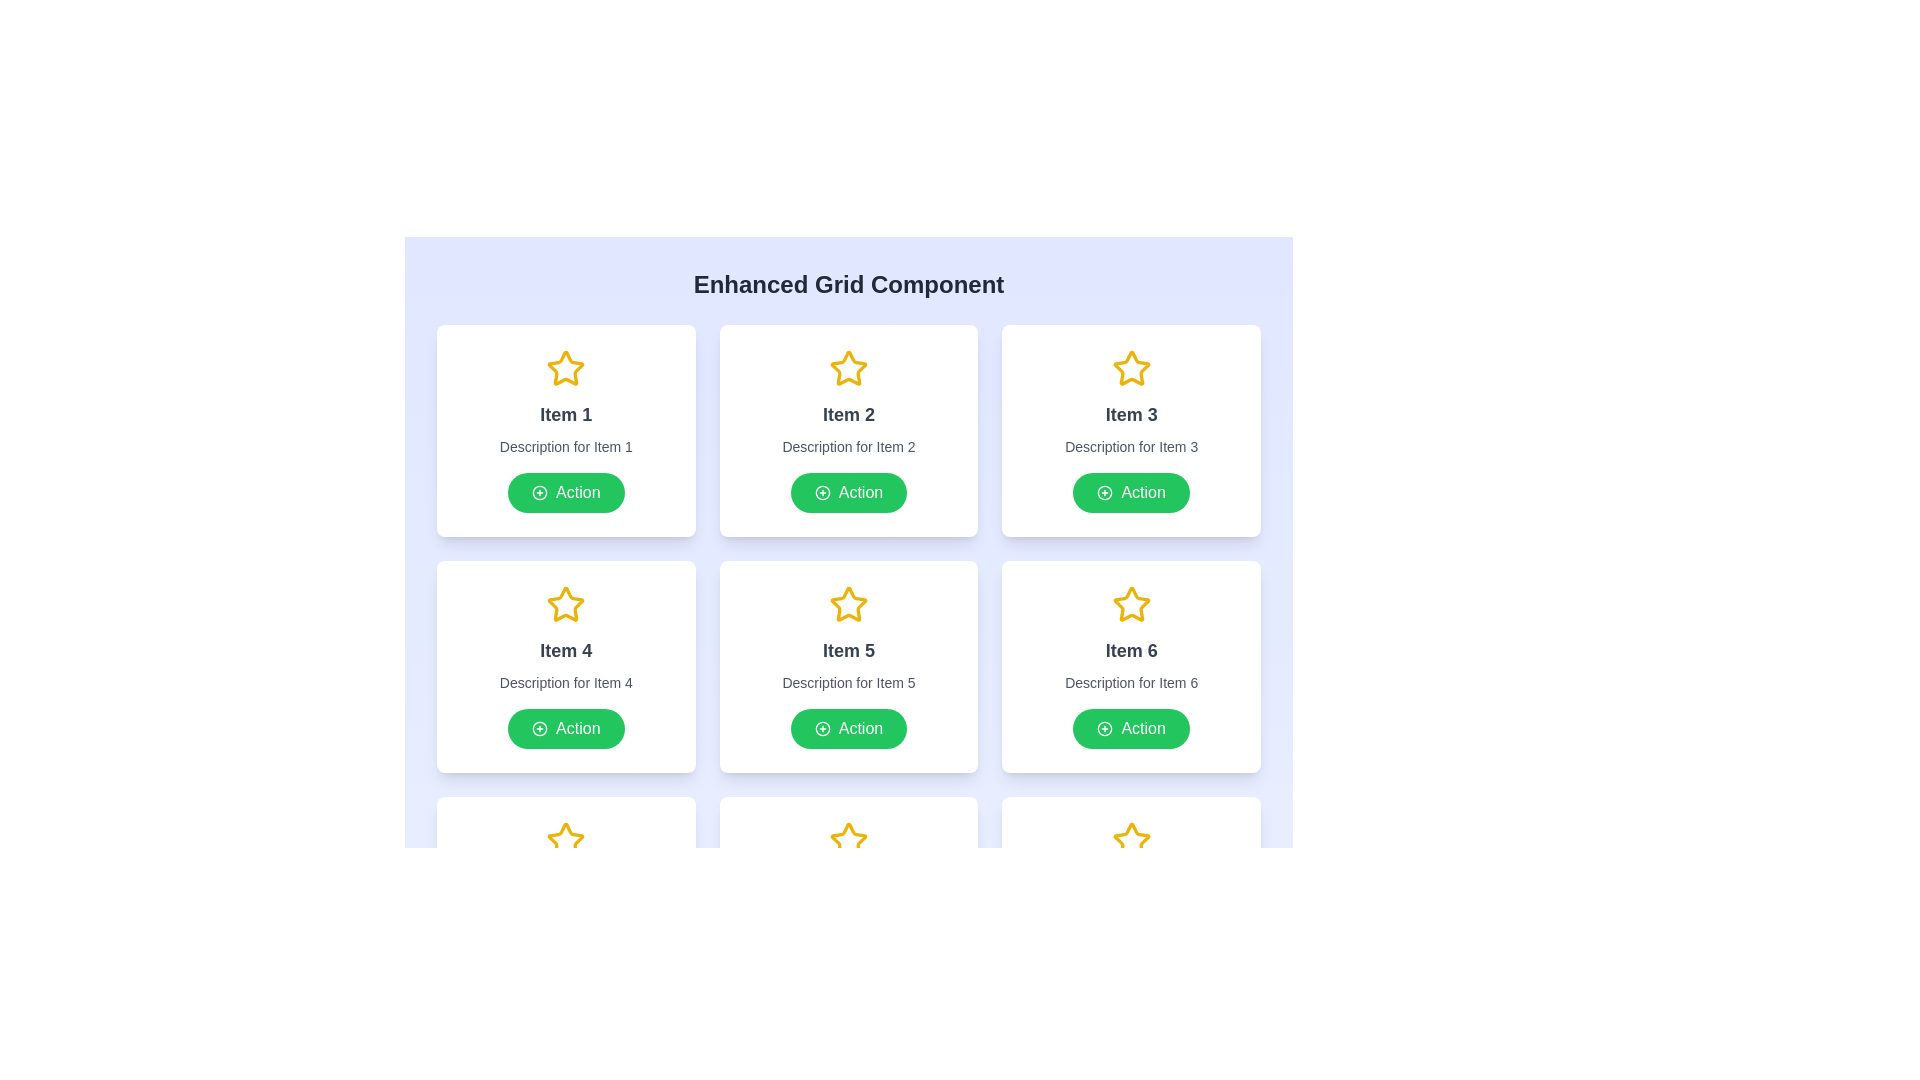  I want to click on the text label that reads 'Description for Item 6', which is located below the title 'Item 6' and above the green action button within the card for 'Item 6', so click(1131, 681).